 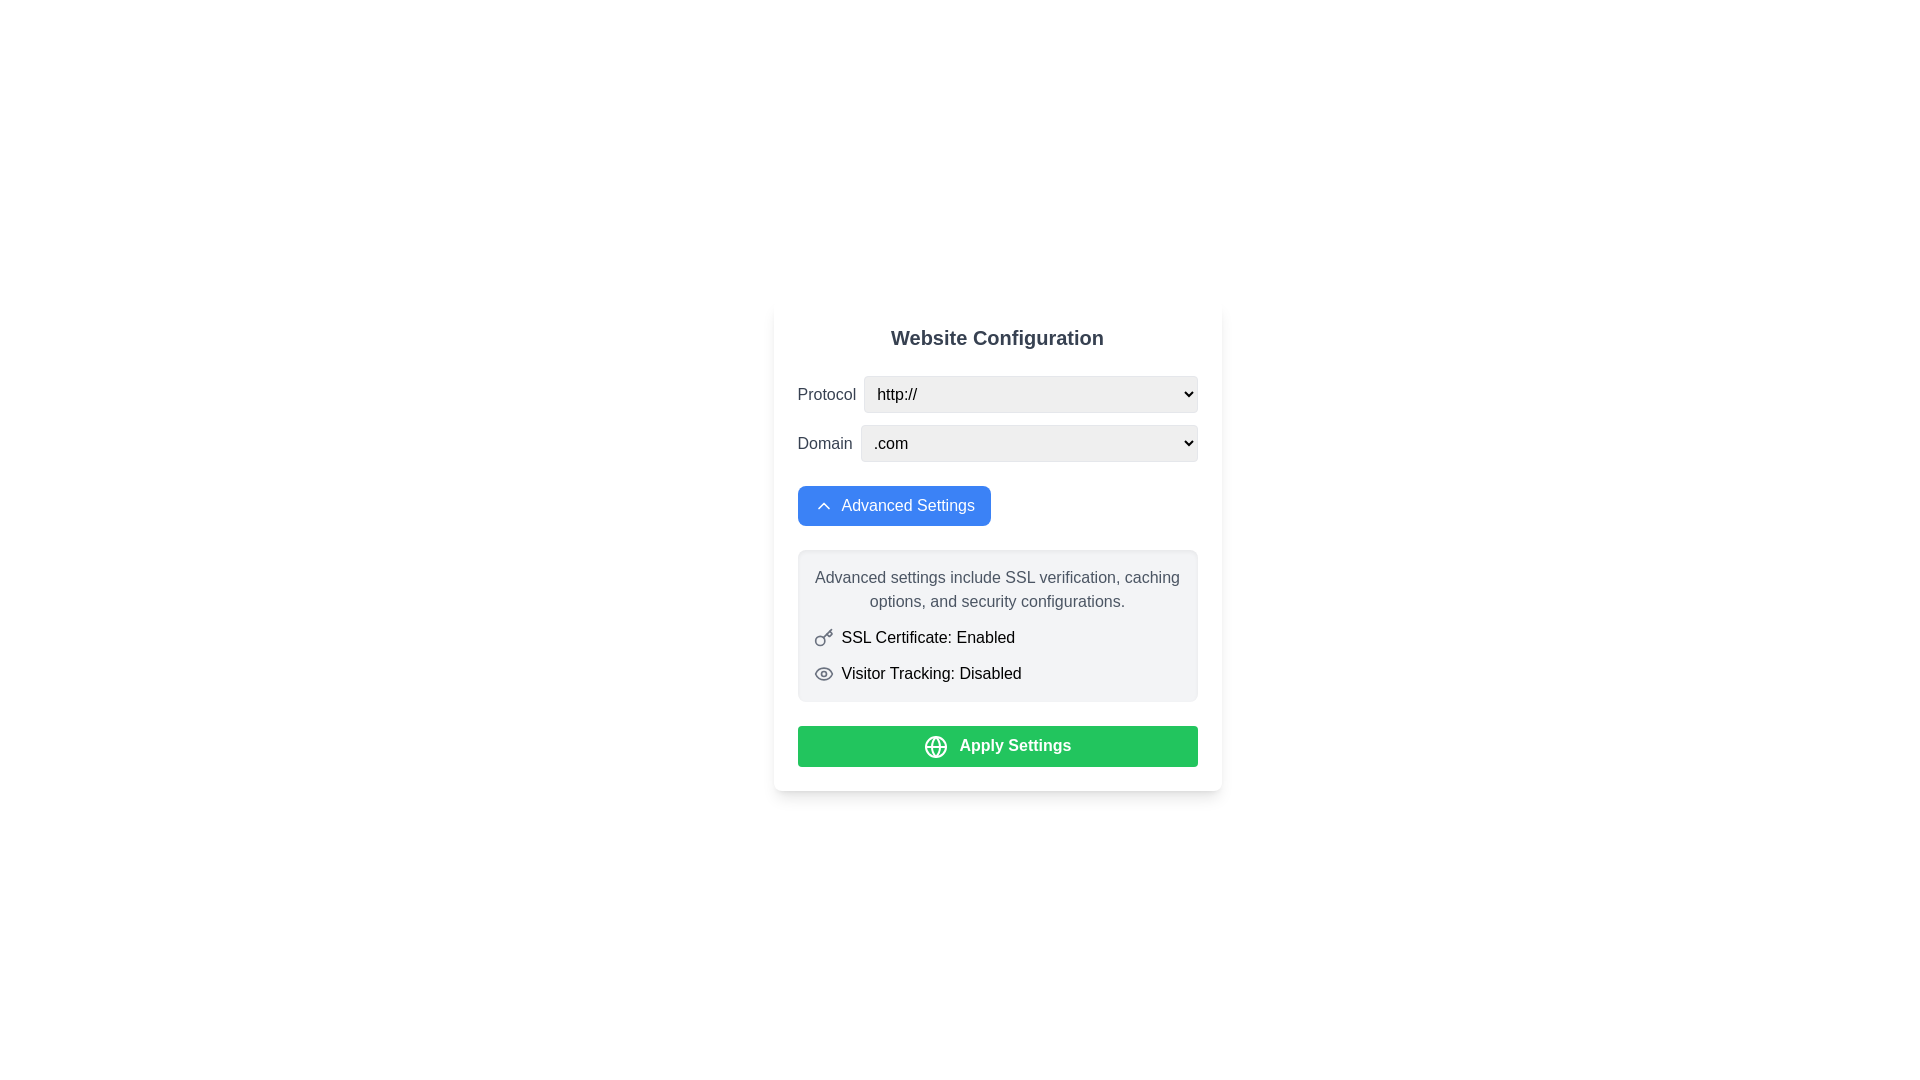 What do you see at coordinates (997, 637) in the screenshot?
I see `the Text Label with Icon that reads 'SSL Certificate: Enabled', which is styled in black on a light background and is the first item in a list of options under the 'Advanced settings include SSL verification, caching options, and security configurations.'` at bounding box center [997, 637].